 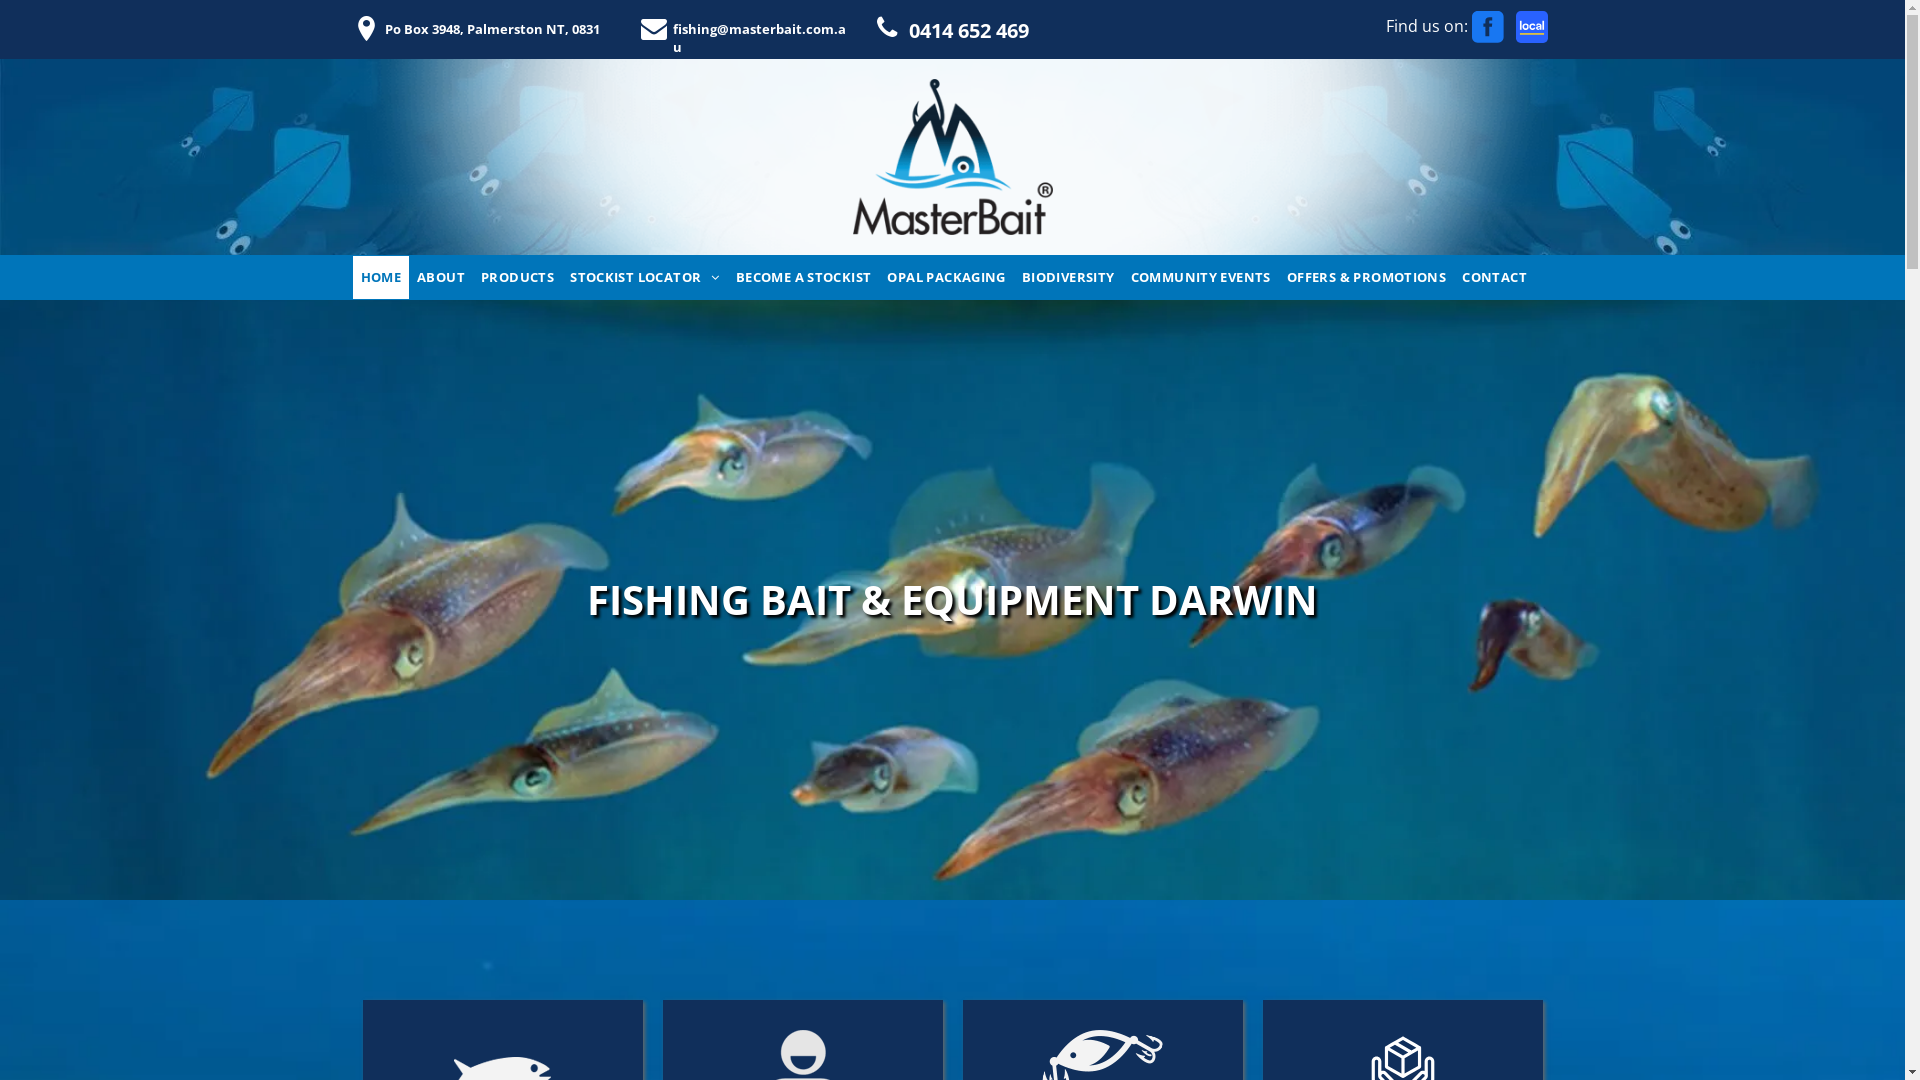 I want to click on 'HOME', so click(x=351, y=277).